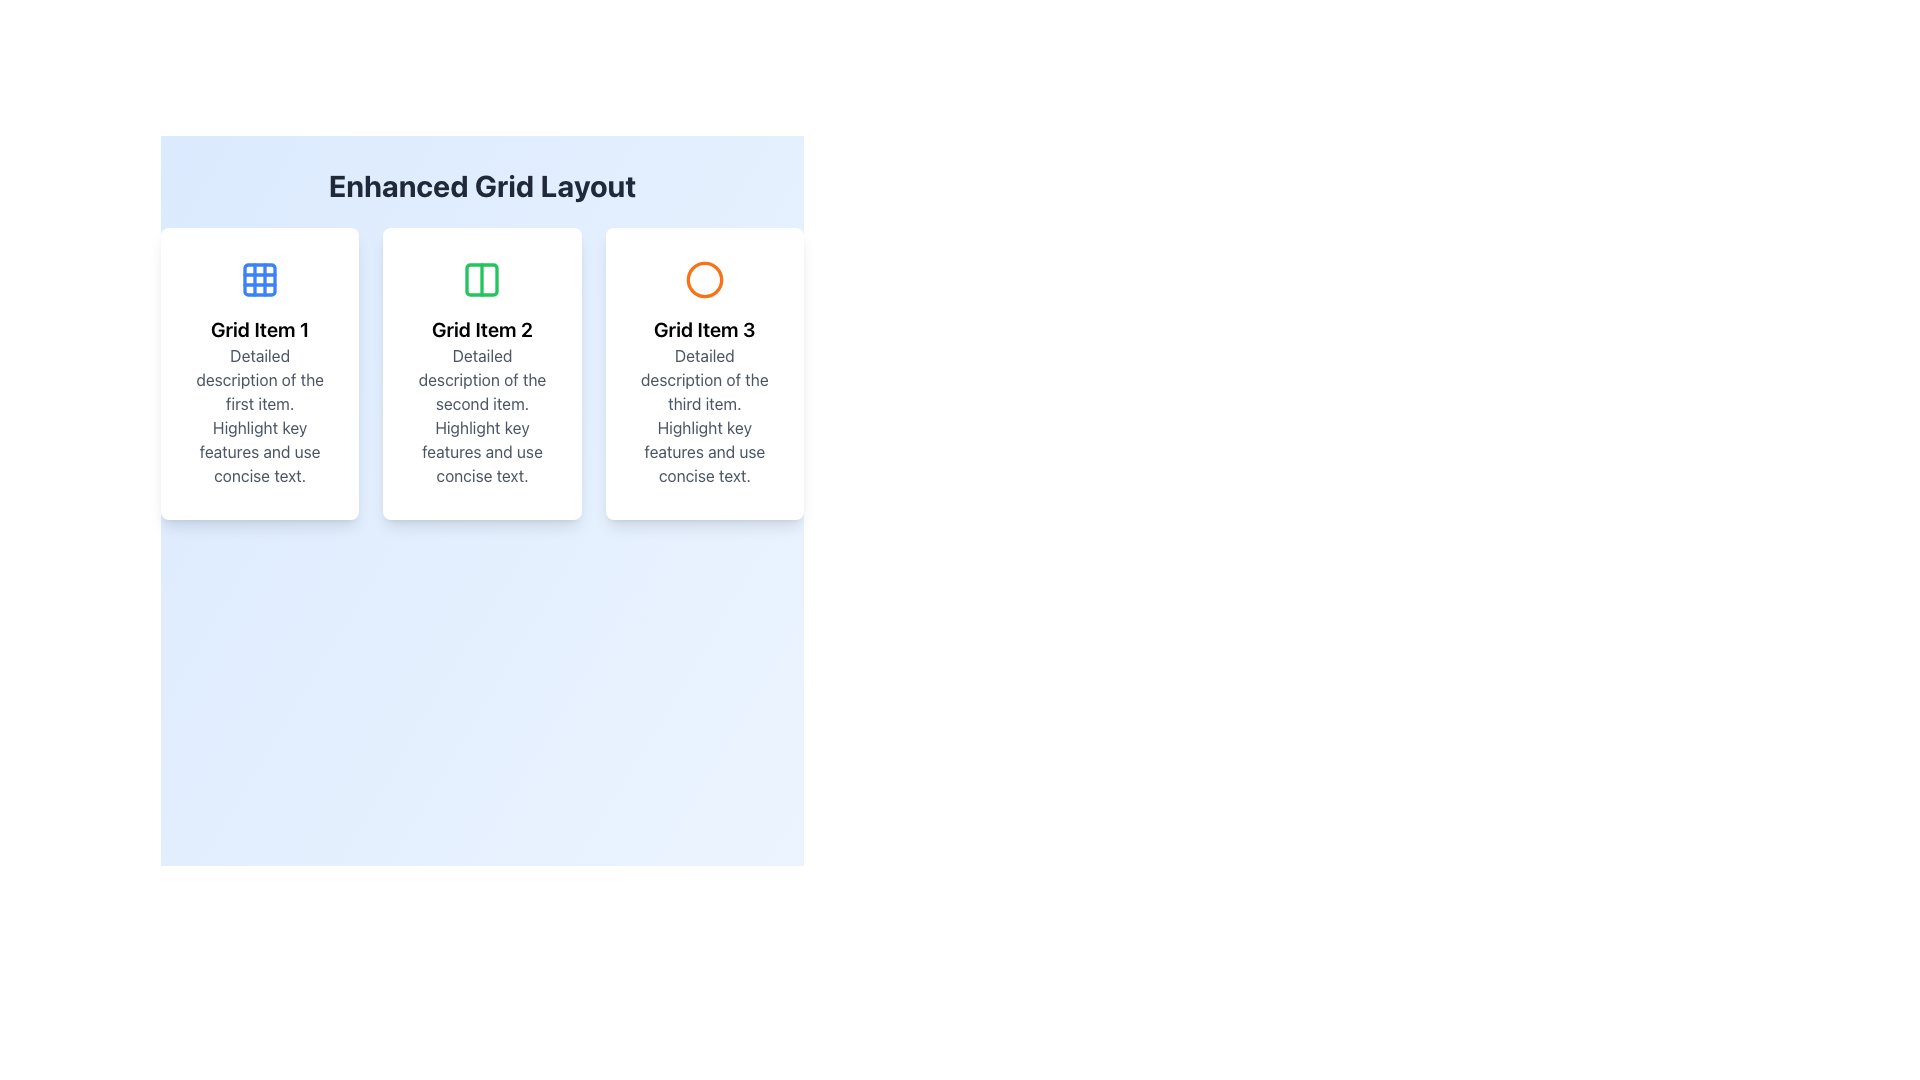 The width and height of the screenshot is (1920, 1080). What do you see at coordinates (704, 280) in the screenshot?
I see `the circular icon outline with an orange stroke, located above the text 'Grid Item 3' in the panel` at bounding box center [704, 280].